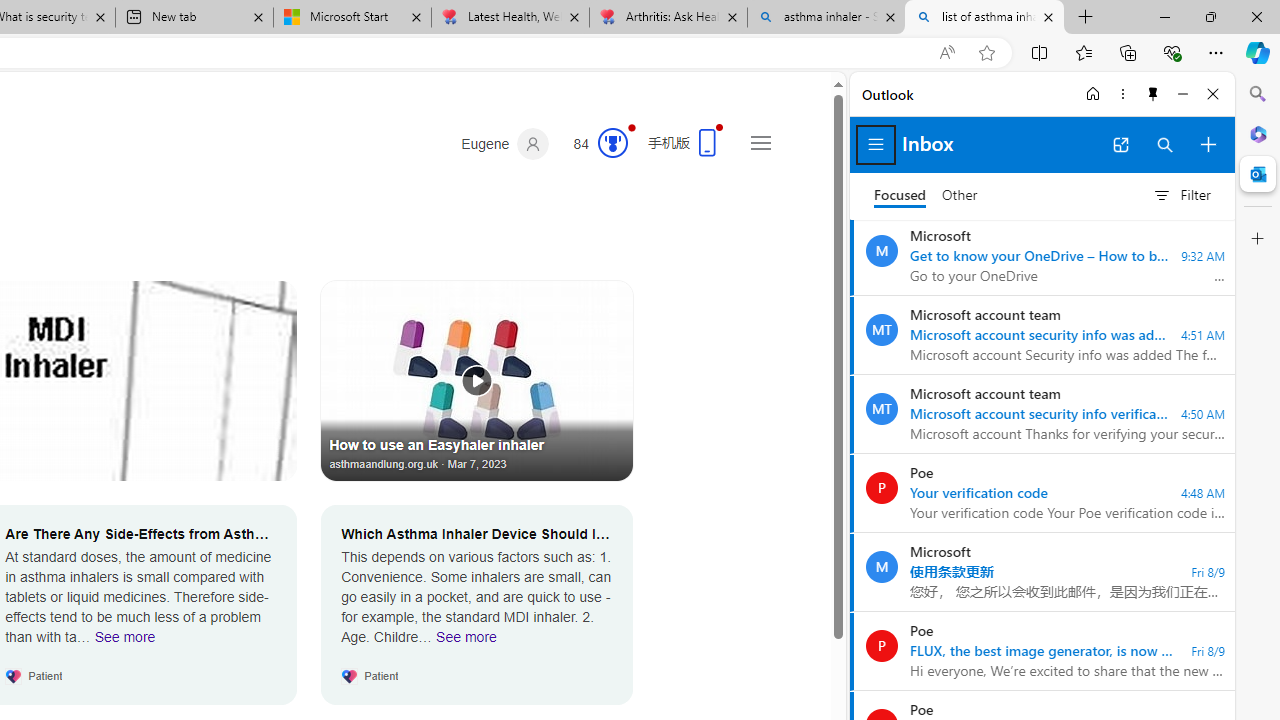 The image size is (1280, 720). What do you see at coordinates (505, 143) in the screenshot?
I see `'Eugene'` at bounding box center [505, 143].